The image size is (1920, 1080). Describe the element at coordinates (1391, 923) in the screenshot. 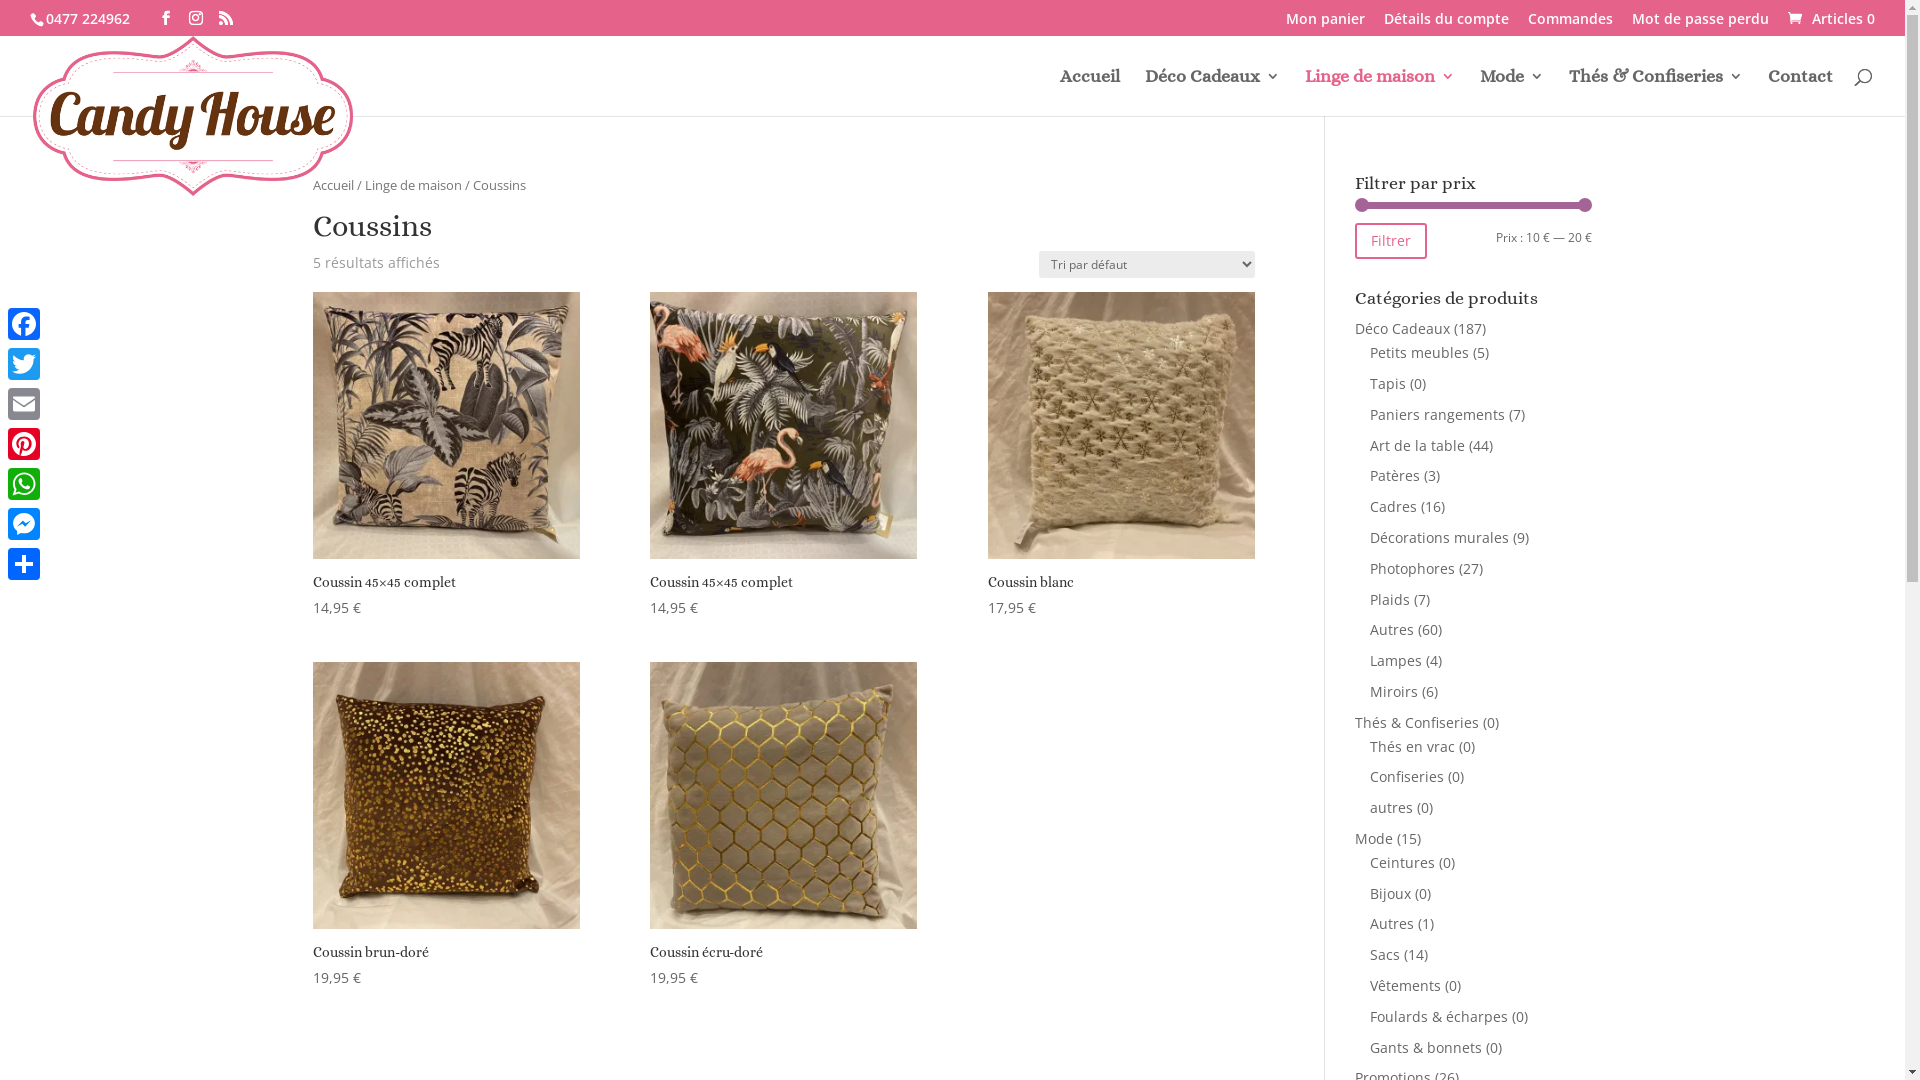

I see `'Autres'` at that location.